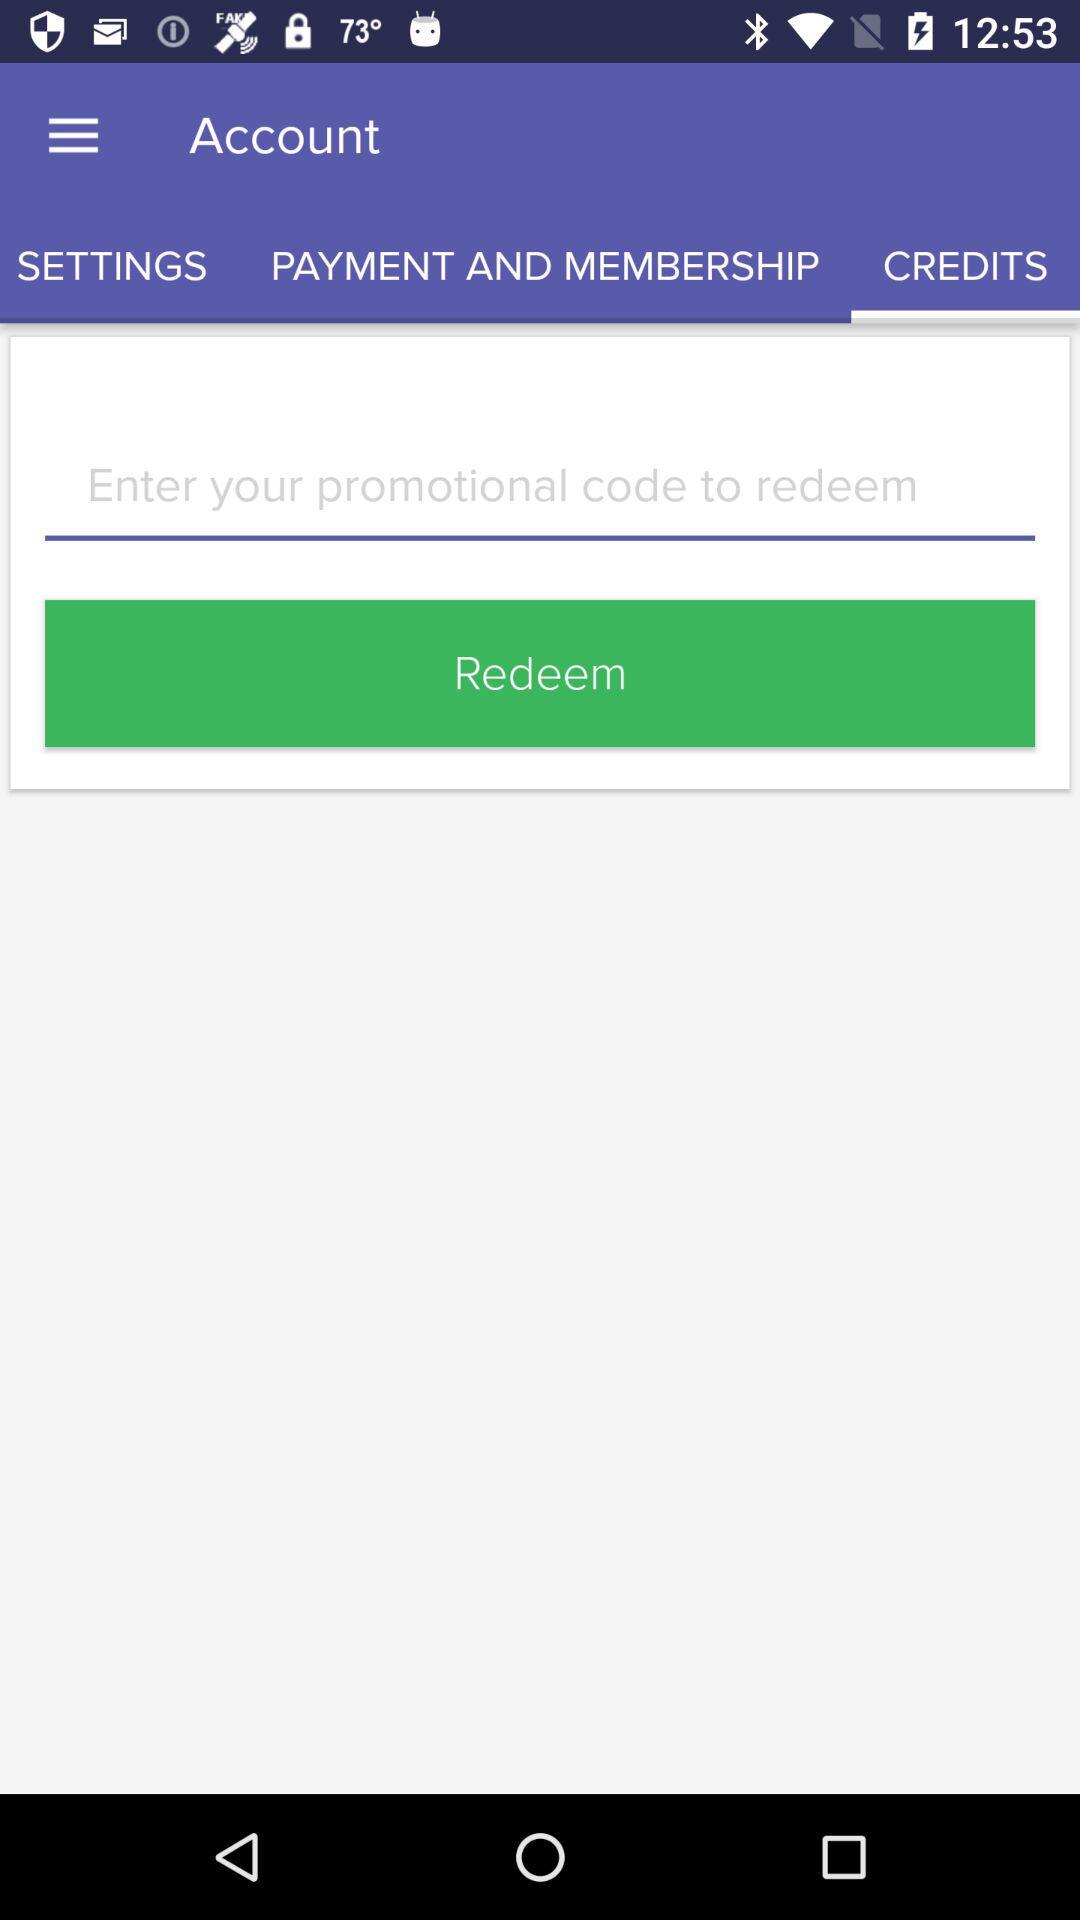 The height and width of the screenshot is (1920, 1080). What do you see at coordinates (119, 265) in the screenshot?
I see `icon next to the payment and membership icon` at bounding box center [119, 265].